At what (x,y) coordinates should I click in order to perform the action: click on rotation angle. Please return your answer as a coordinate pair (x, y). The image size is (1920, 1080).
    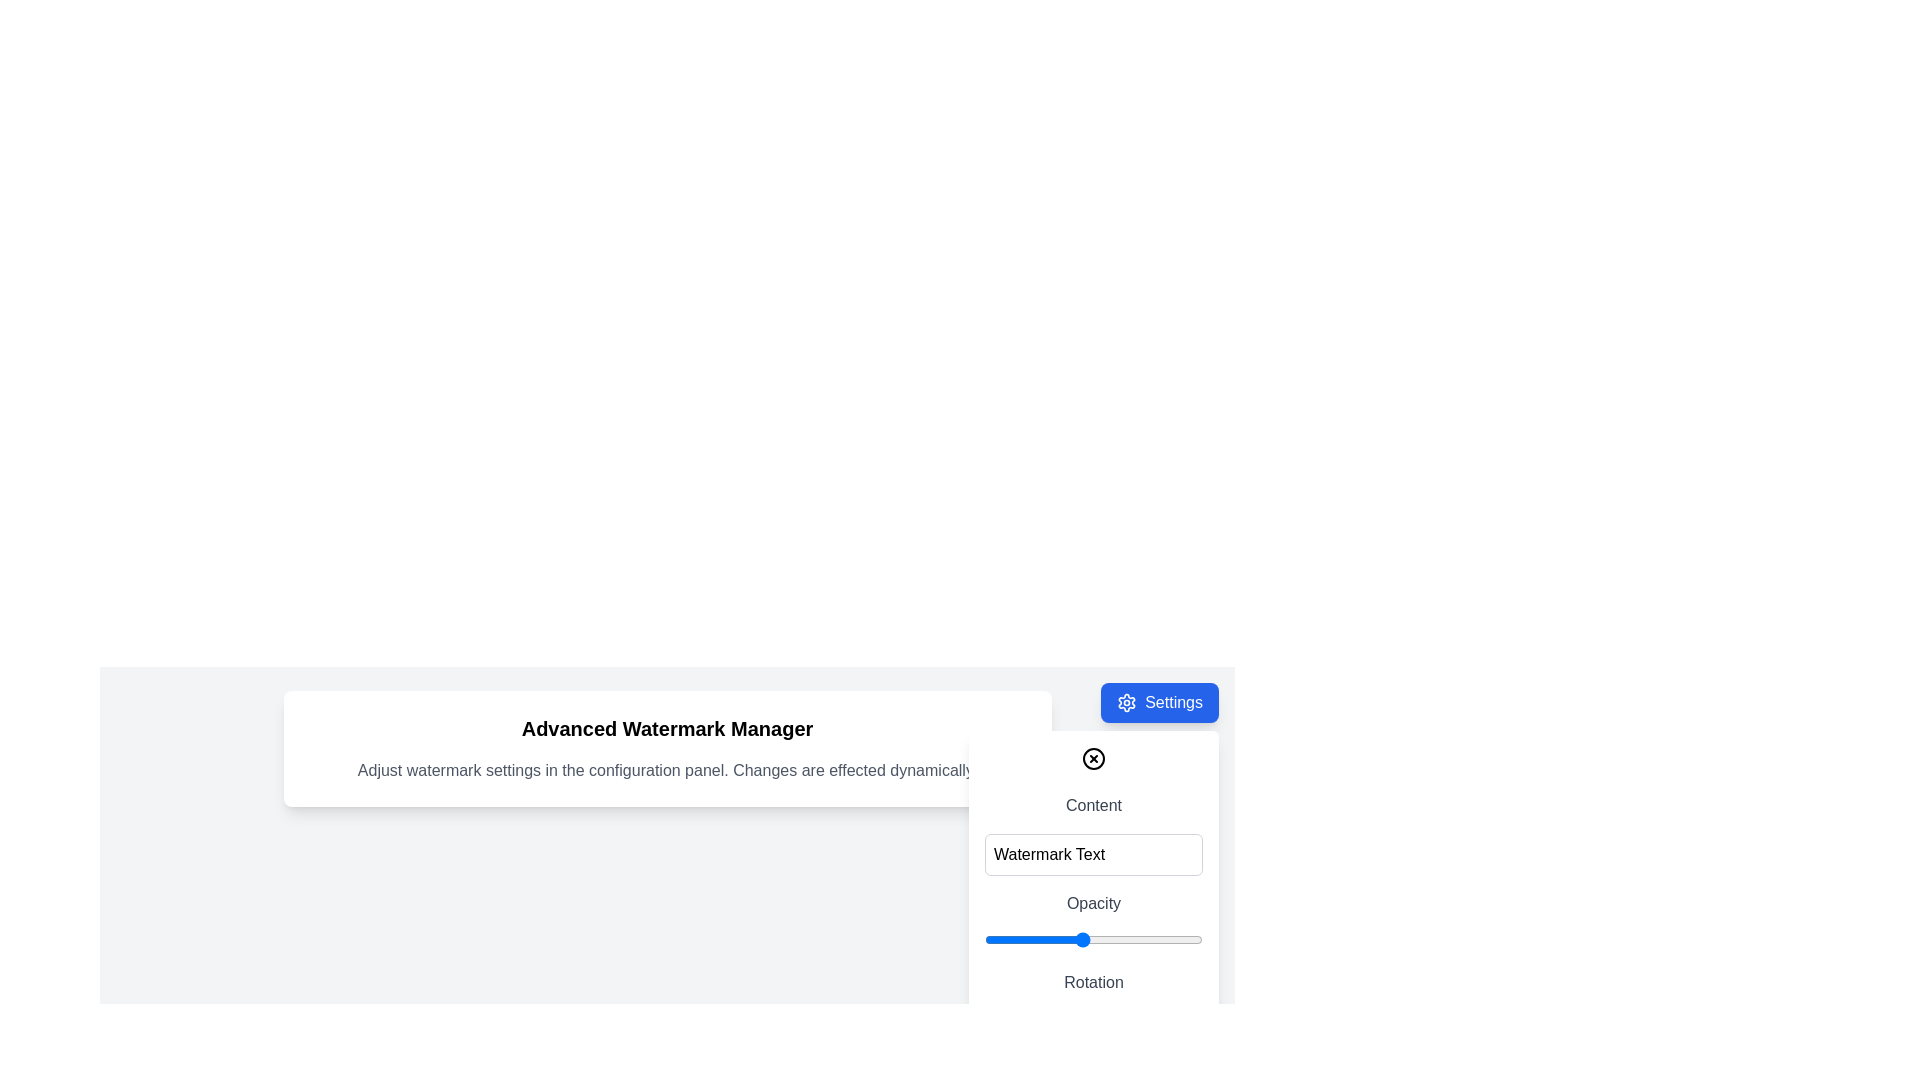
    Looking at the image, I should click on (1076, 1018).